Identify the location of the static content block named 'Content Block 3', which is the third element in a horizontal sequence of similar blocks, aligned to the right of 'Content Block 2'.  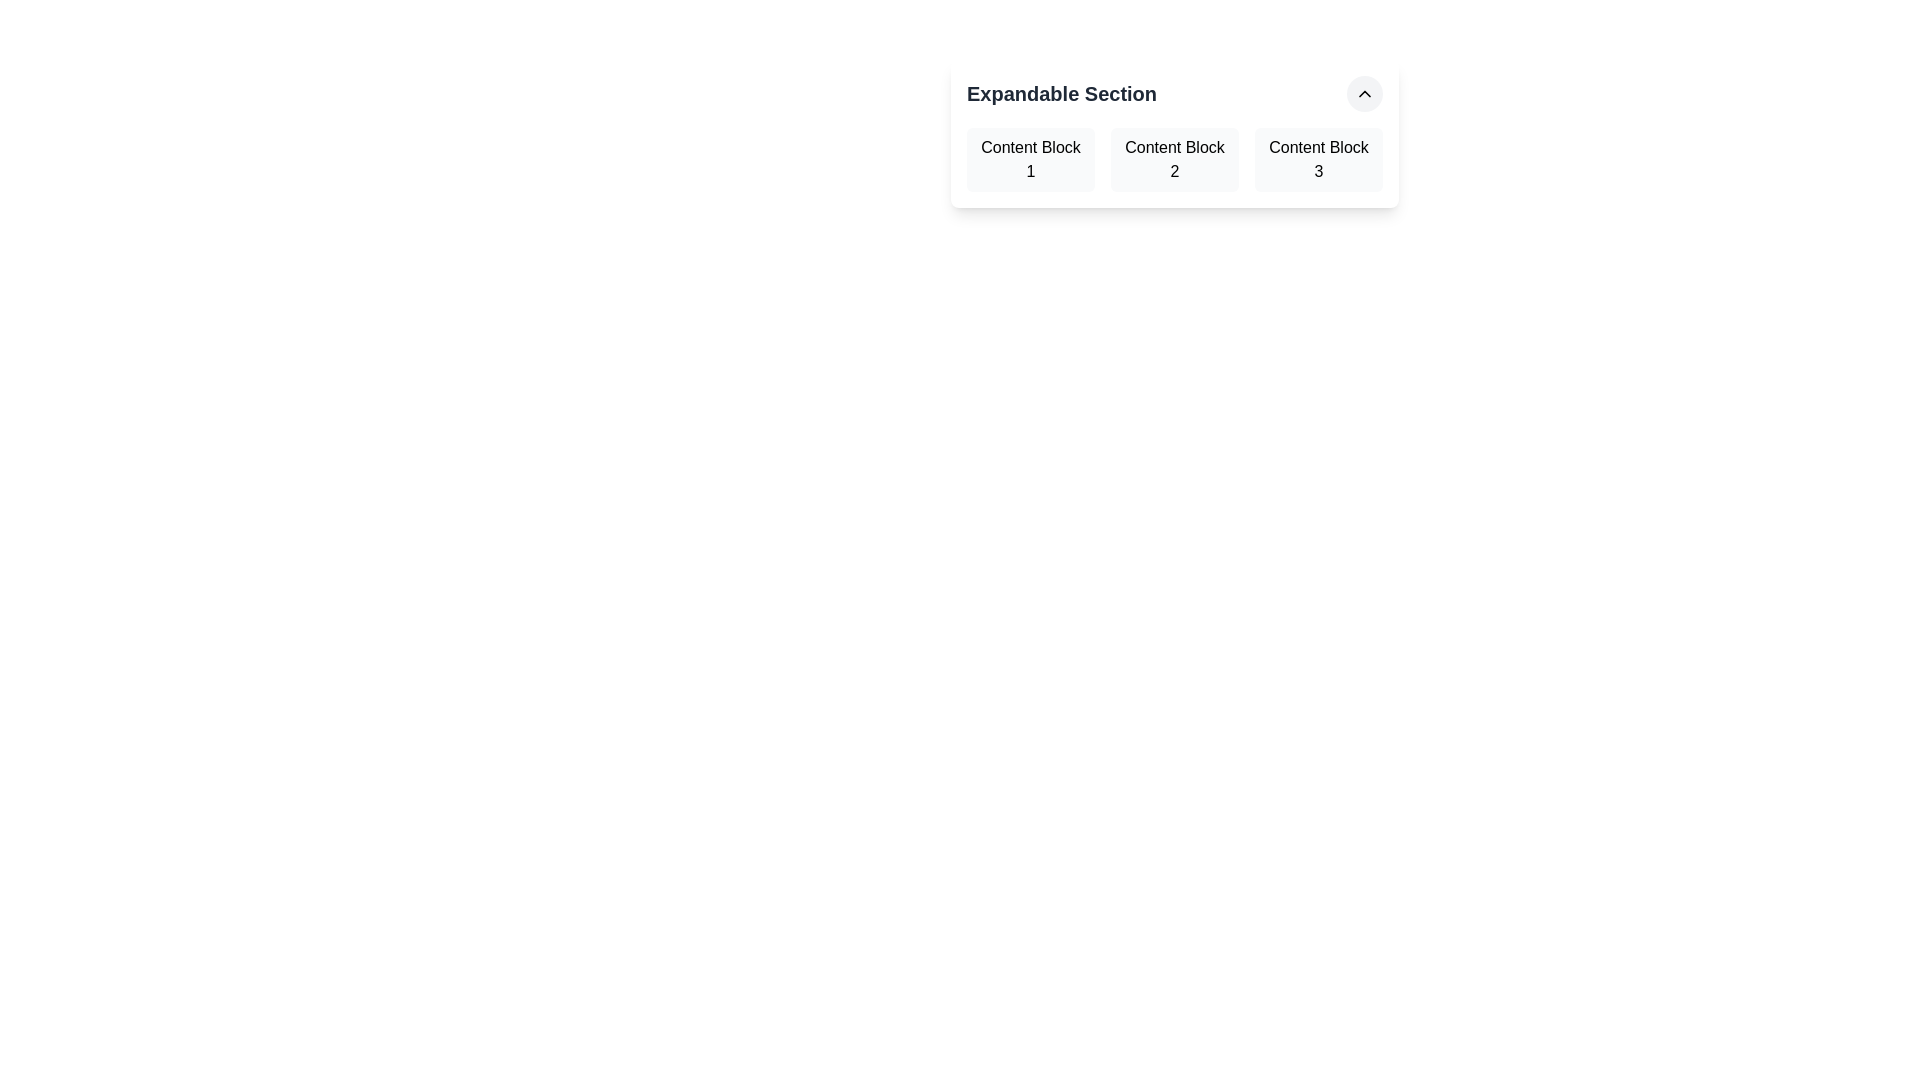
(1319, 158).